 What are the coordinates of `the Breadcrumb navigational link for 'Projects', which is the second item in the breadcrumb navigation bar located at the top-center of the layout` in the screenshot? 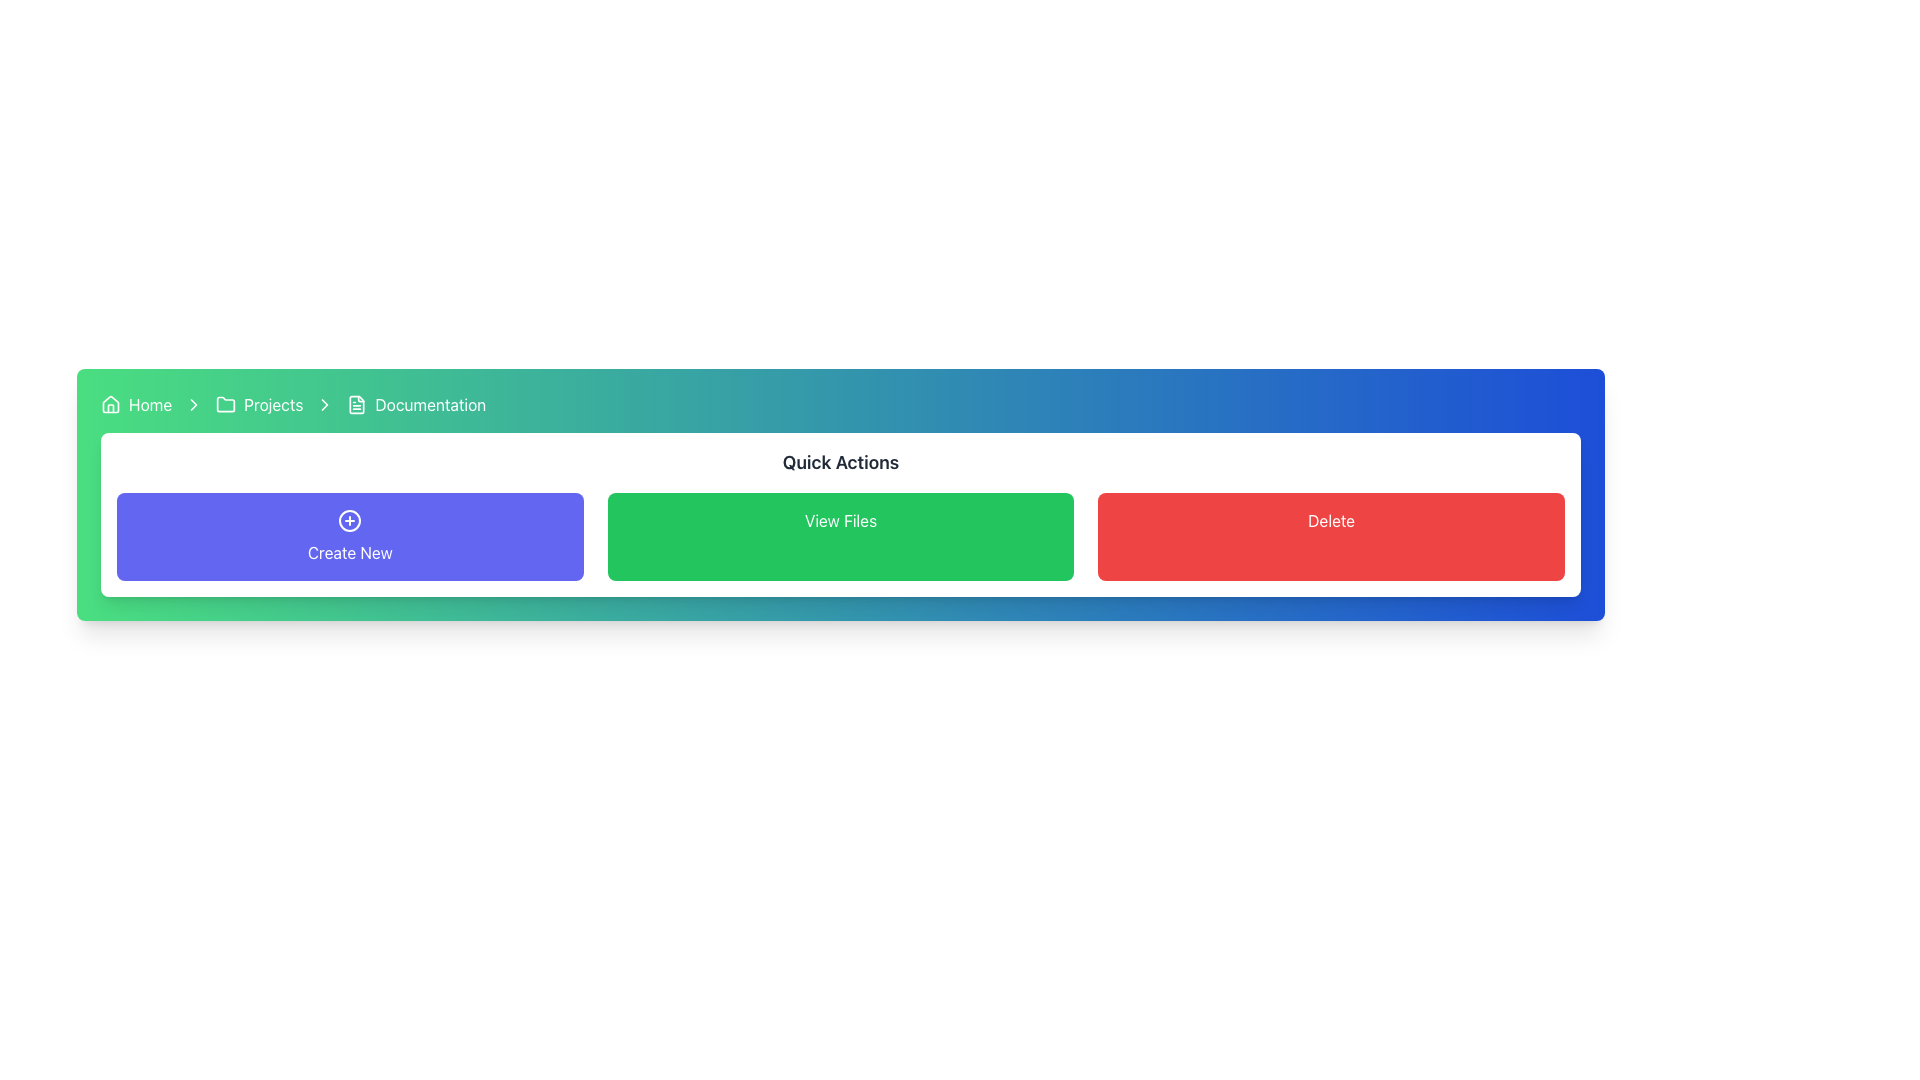 It's located at (258, 405).